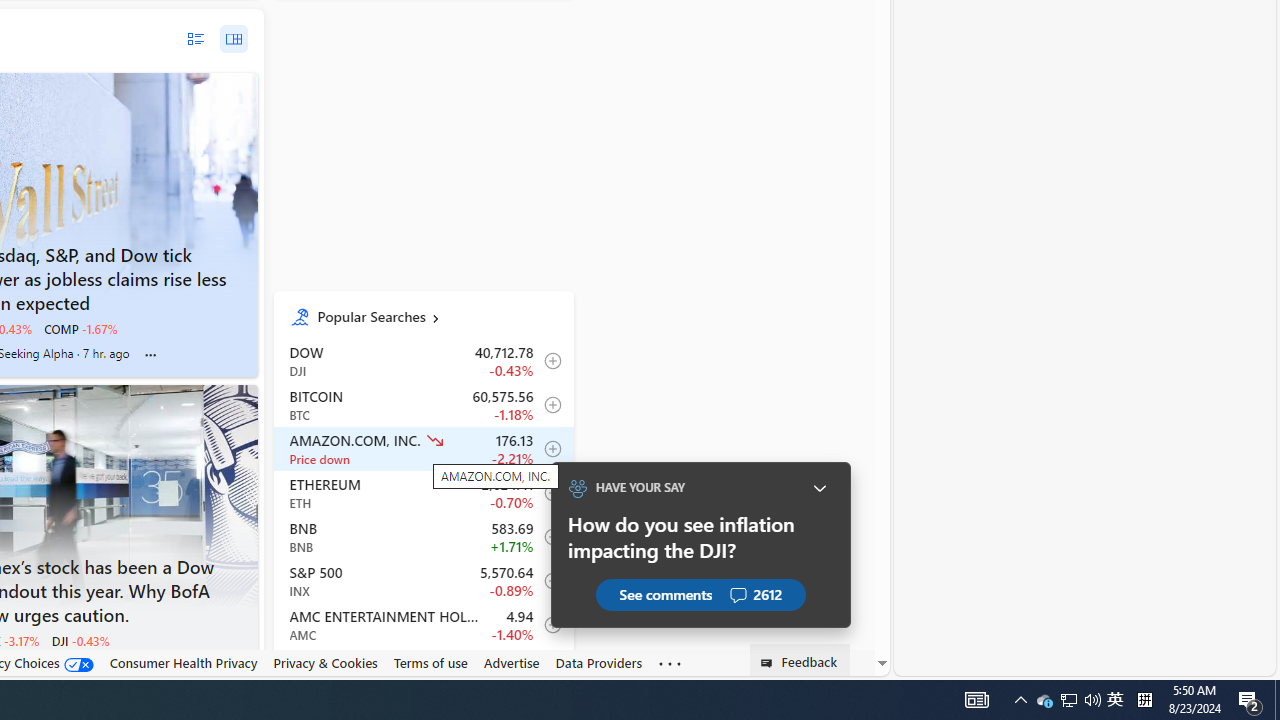  What do you see at coordinates (325, 663) in the screenshot?
I see `'Privacy & Cookies'` at bounding box center [325, 663].